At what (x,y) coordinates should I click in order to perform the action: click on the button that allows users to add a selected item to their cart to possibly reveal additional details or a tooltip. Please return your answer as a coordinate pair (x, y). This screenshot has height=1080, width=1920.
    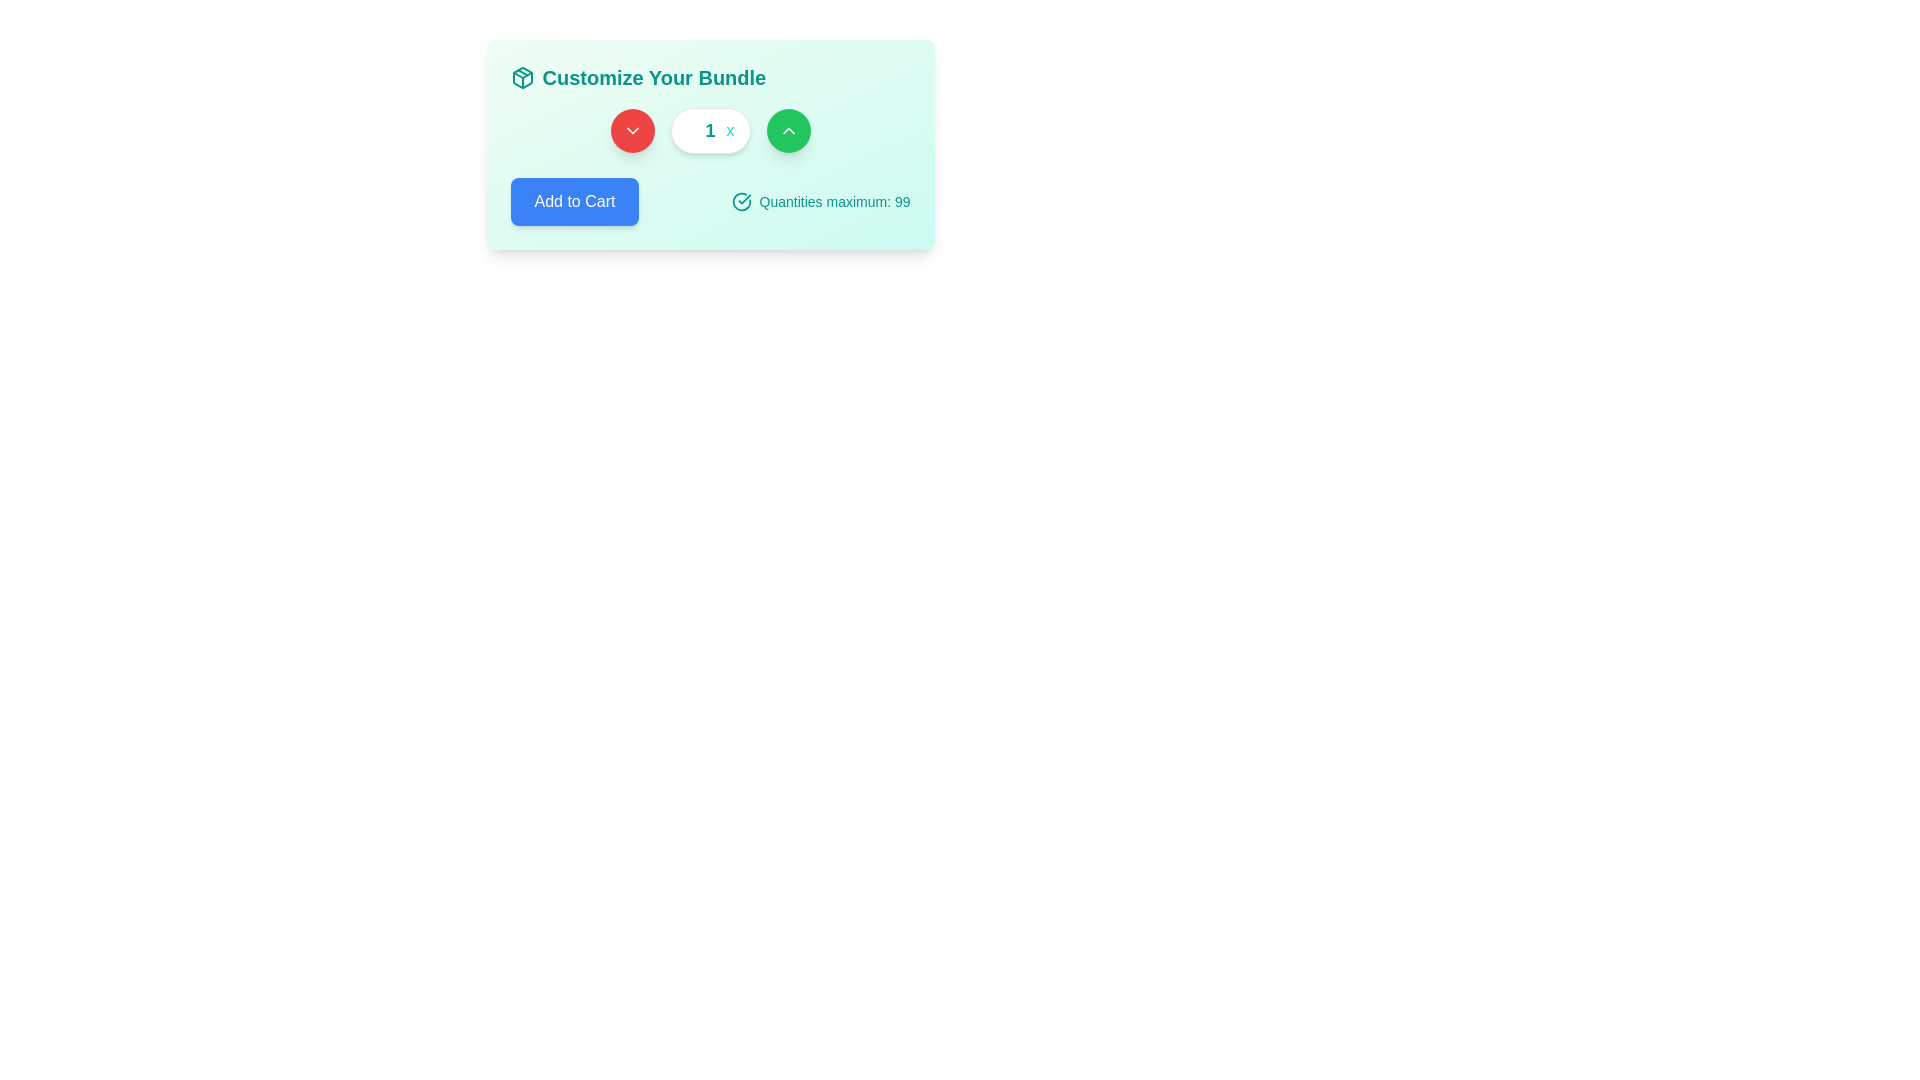
    Looking at the image, I should click on (574, 201).